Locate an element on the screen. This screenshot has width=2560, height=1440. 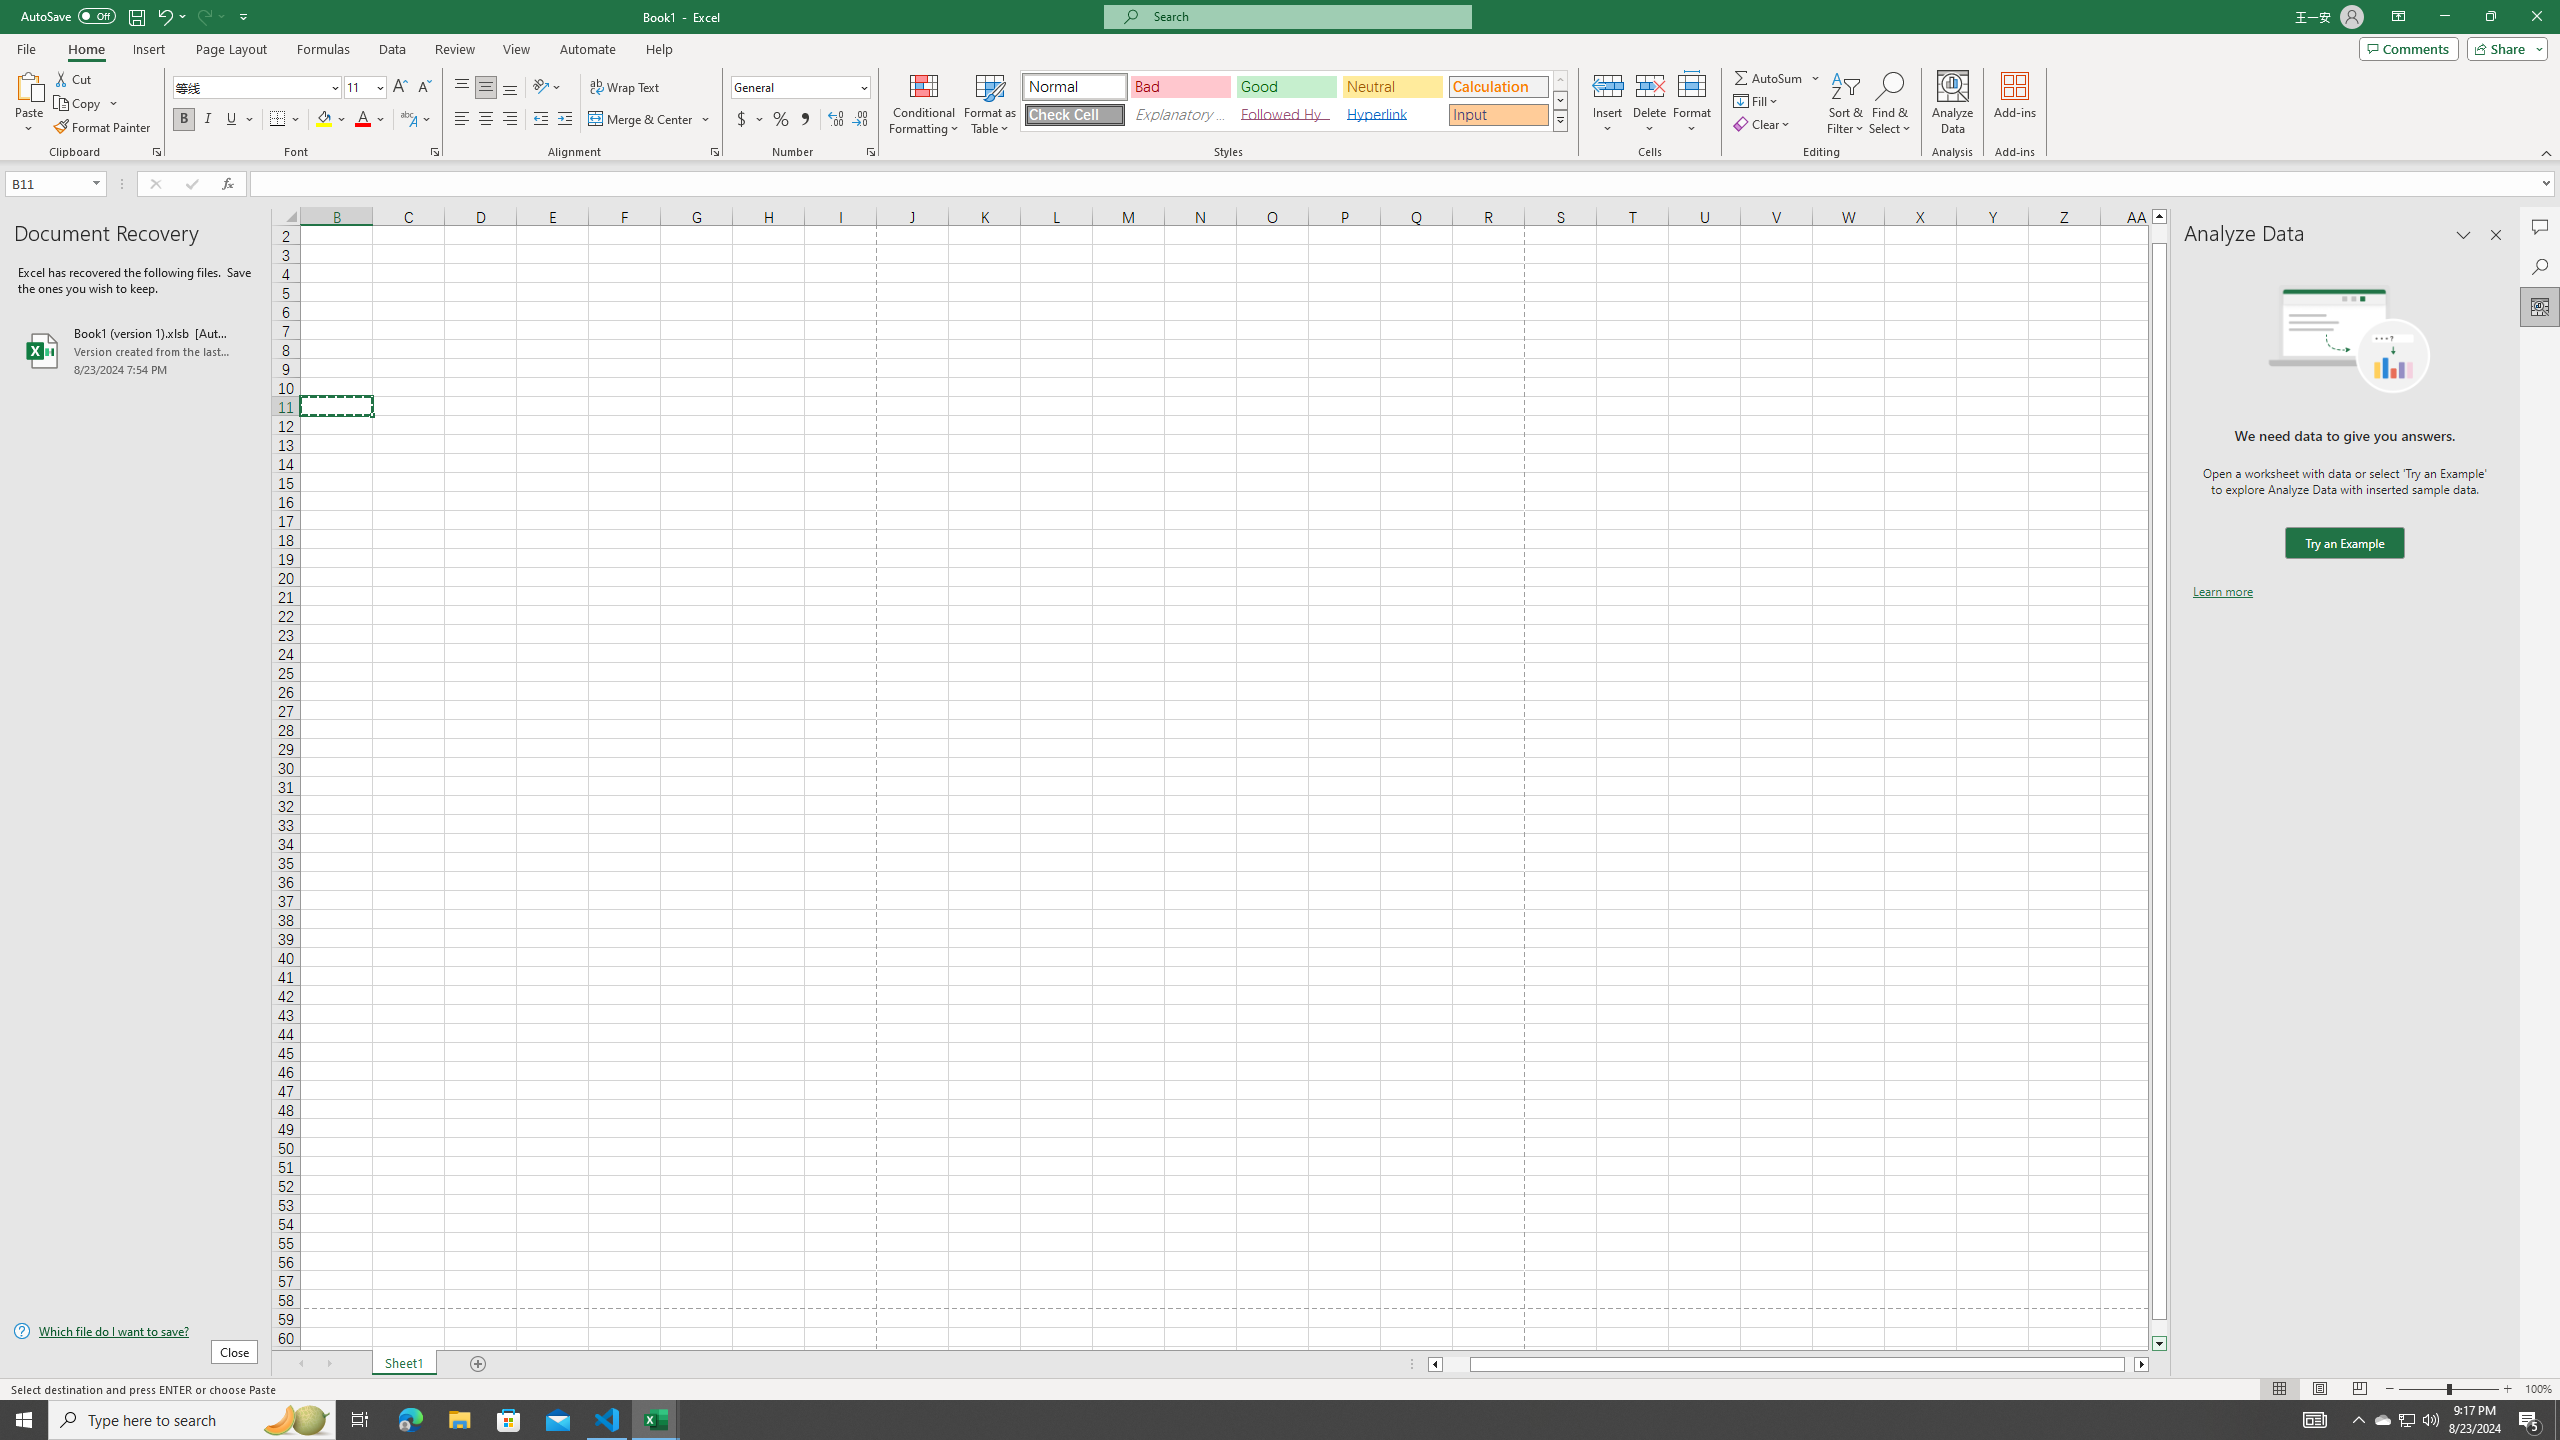
'Fill Color RGB(255, 255, 0)' is located at coordinates (322, 118).